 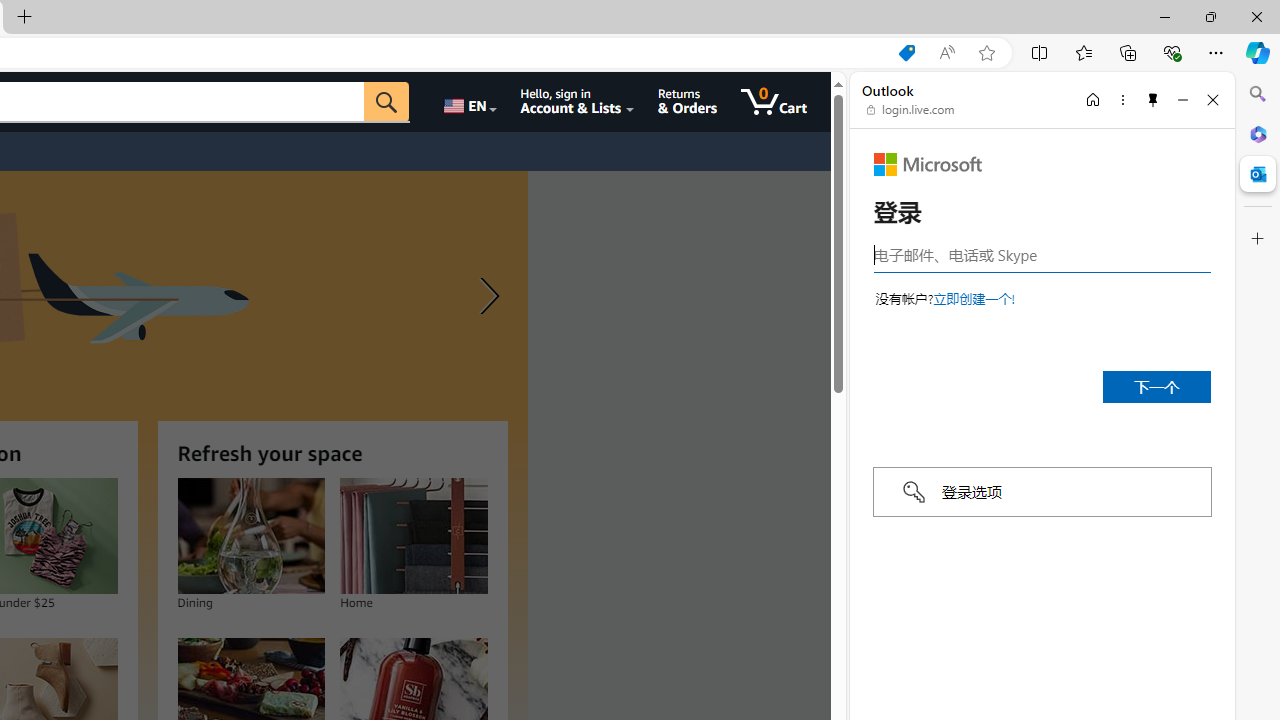 What do you see at coordinates (927, 163) in the screenshot?
I see `'Microsoft'` at bounding box center [927, 163].